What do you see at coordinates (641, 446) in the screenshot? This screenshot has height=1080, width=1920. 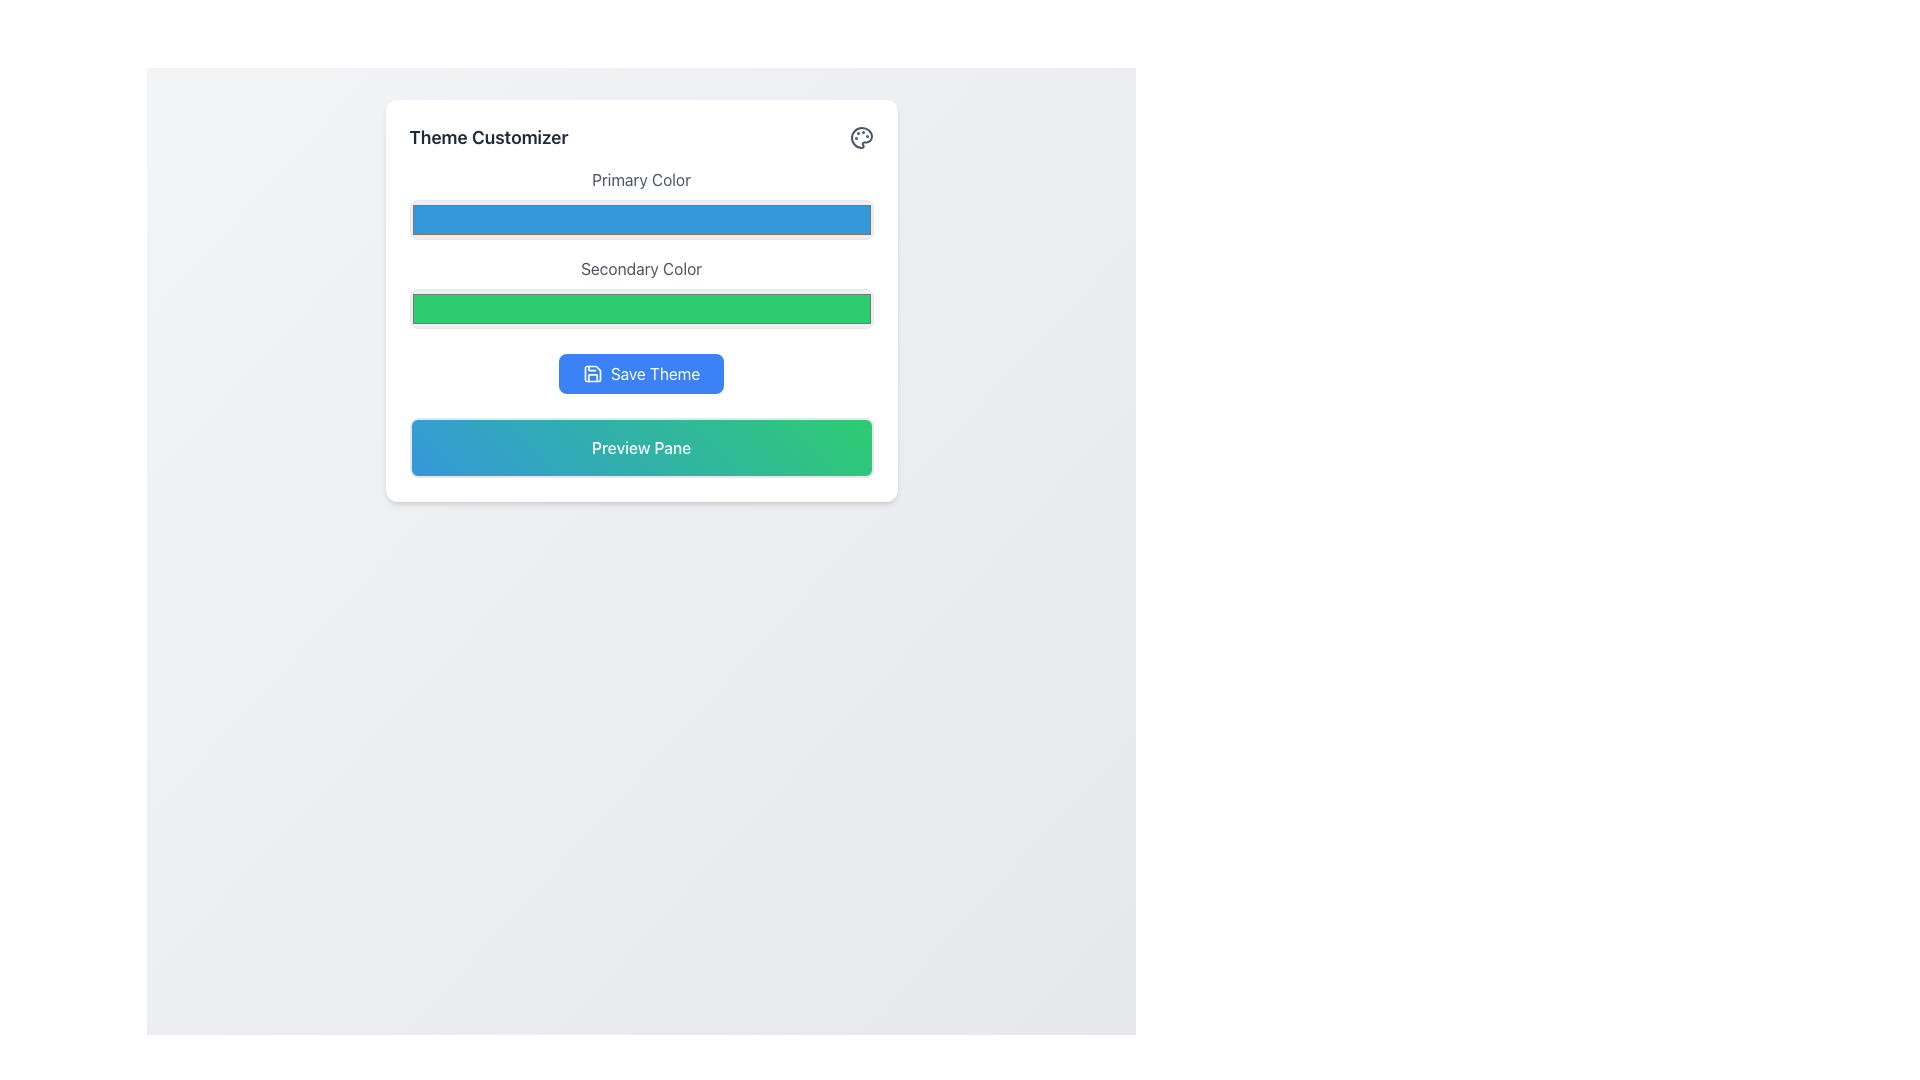 I see `the 'Preview Pane' label, which is styled with a white font on a vibrant gradient background and is located at the bottom center of the panel, below the 'Save Theme' button` at bounding box center [641, 446].